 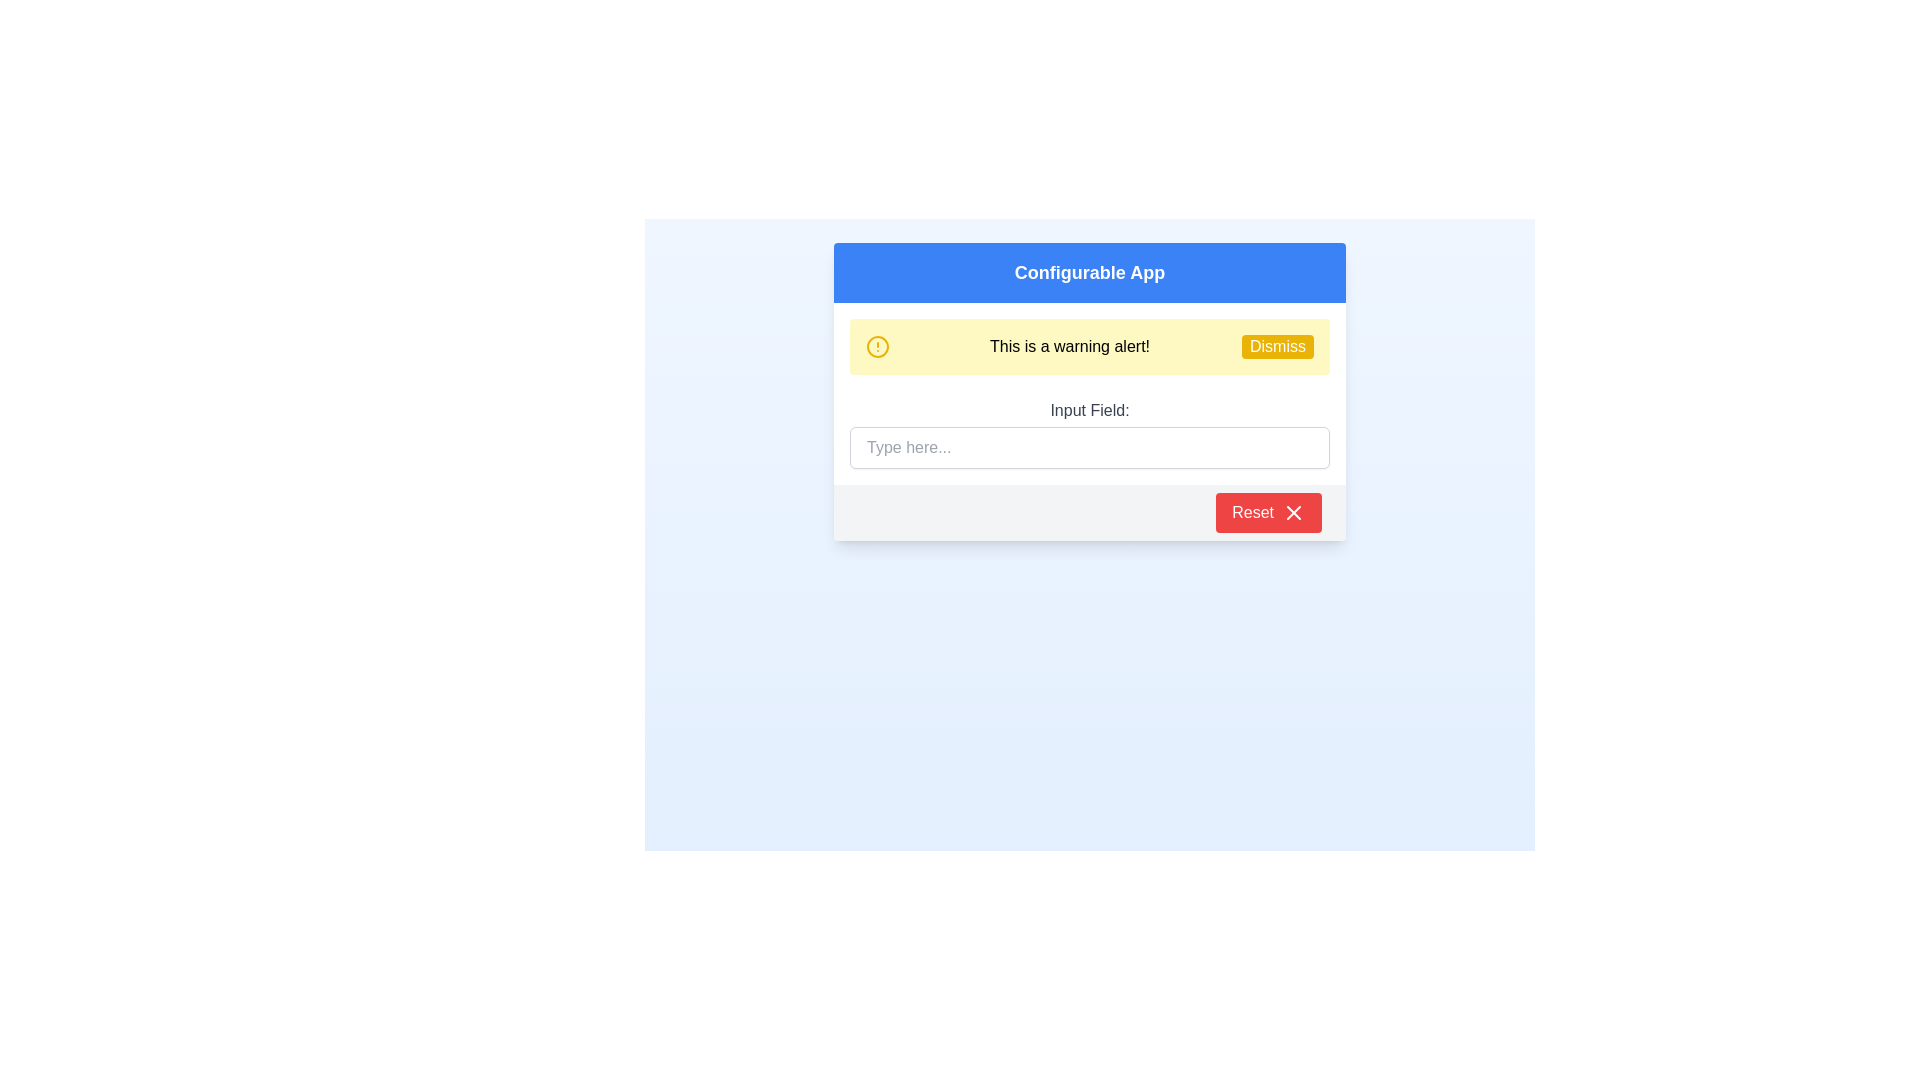 I want to click on the reset button located at the bottom-right of the gray horizontal bar, so click(x=1267, y=512).